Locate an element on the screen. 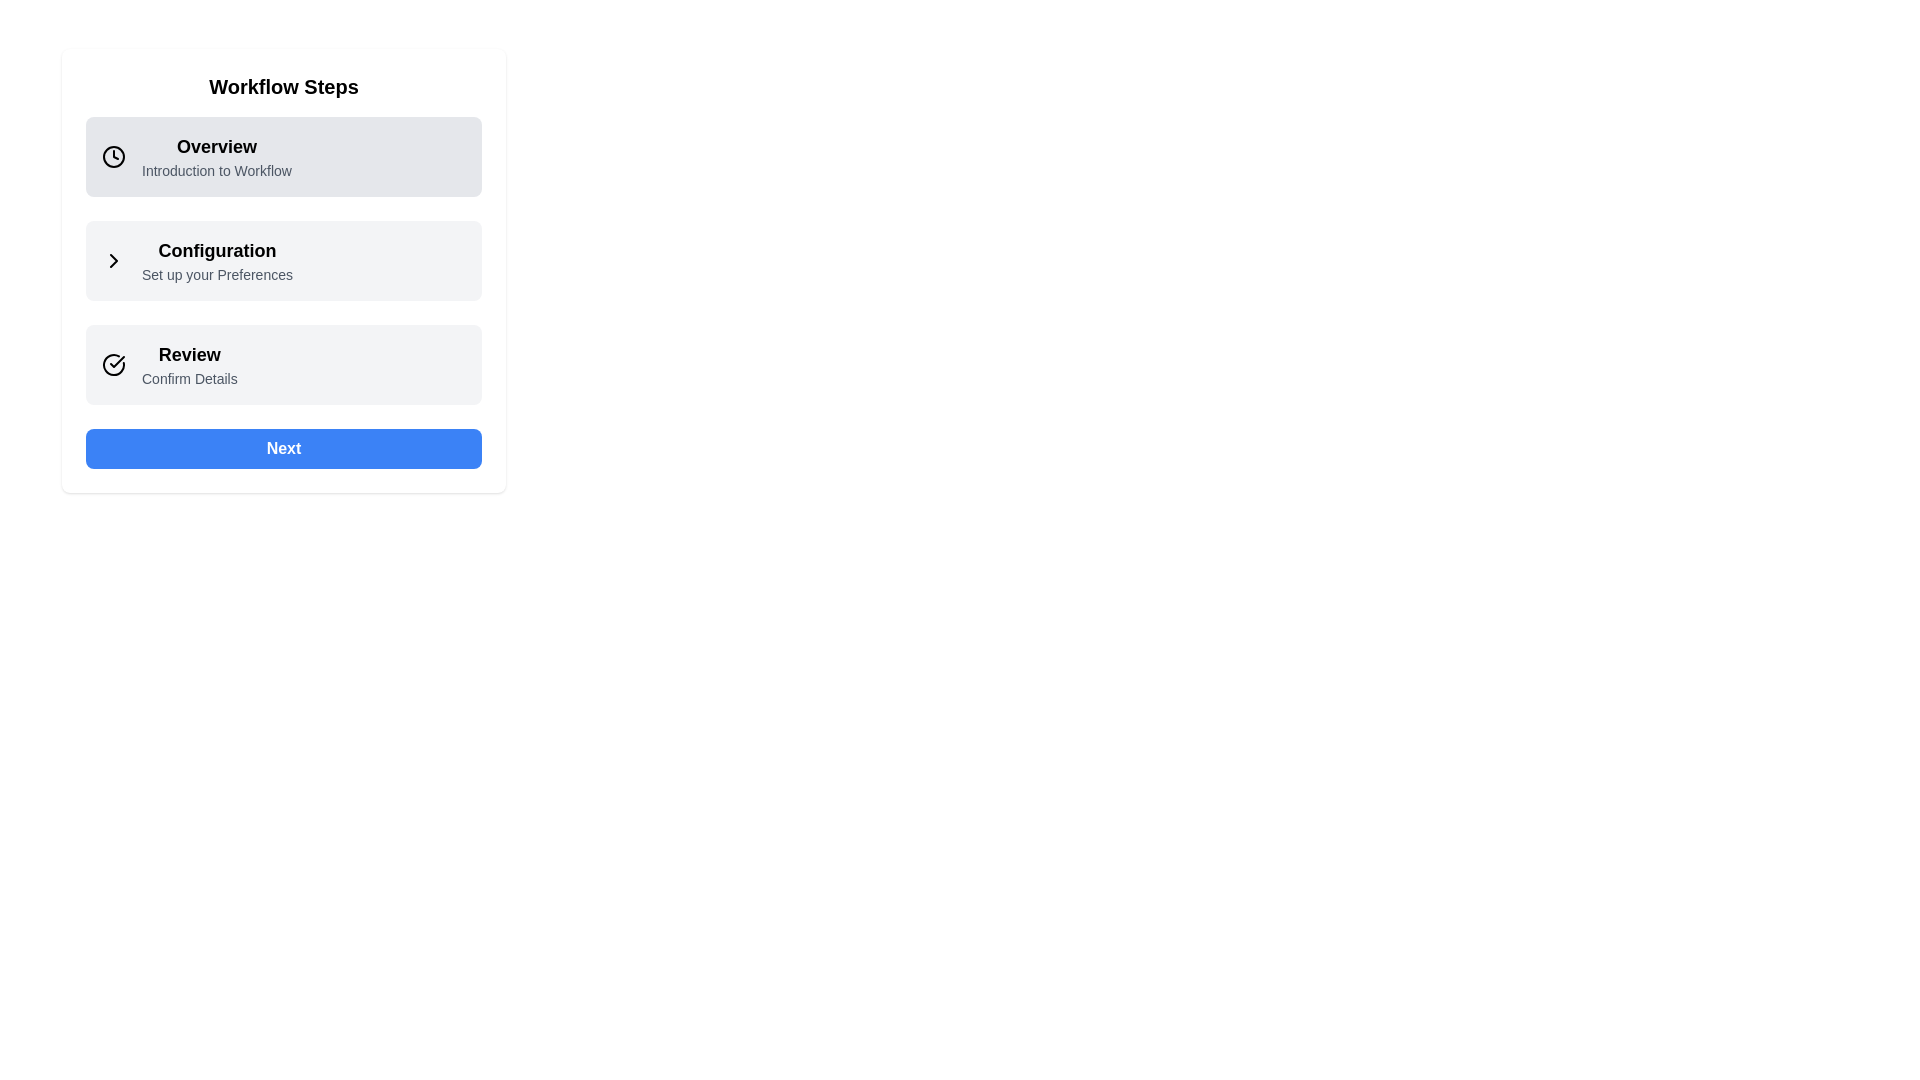 This screenshot has width=1920, height=1080. text label located directly below the bold 'Overview' text in the 'Workflow Steps' interface, styled with a smaller font size and light gray color is located at coordinates (216, 169).